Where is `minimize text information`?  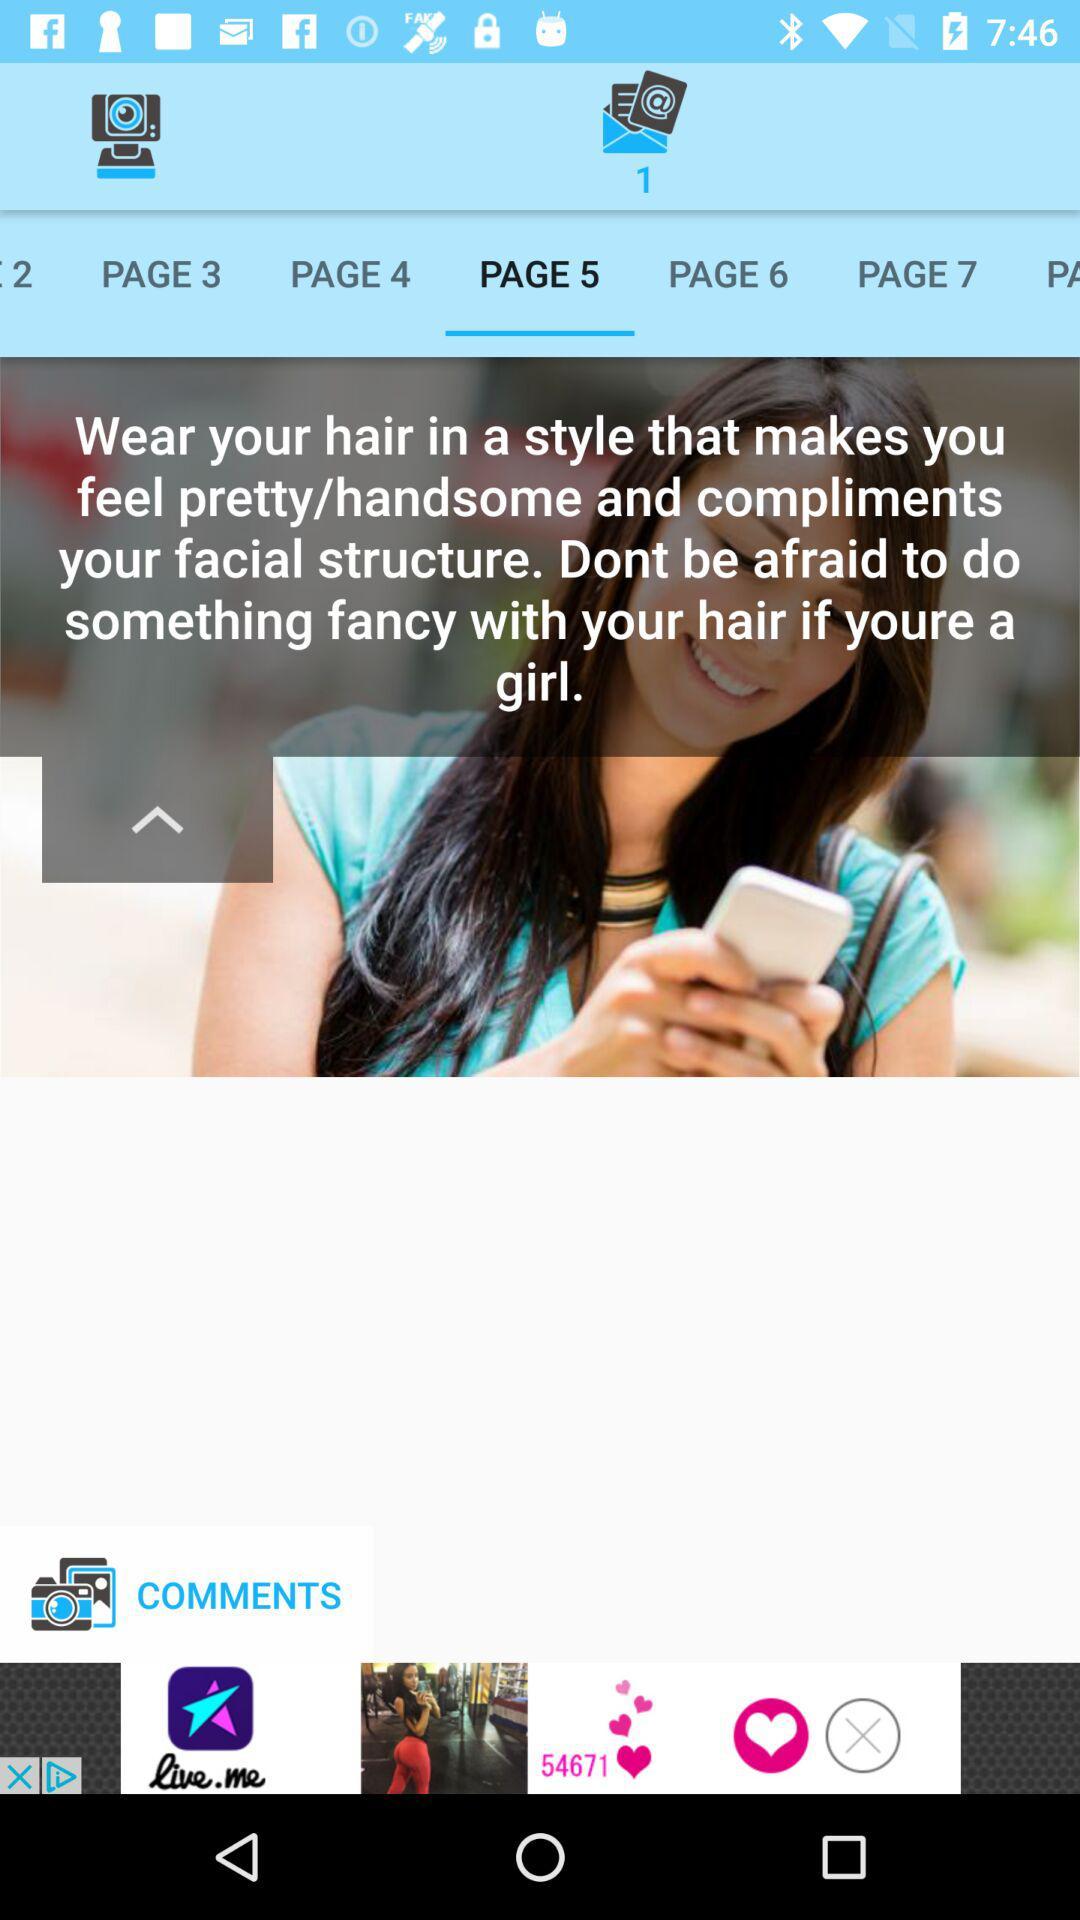 minimize text information is located at coordinates (156, 819).